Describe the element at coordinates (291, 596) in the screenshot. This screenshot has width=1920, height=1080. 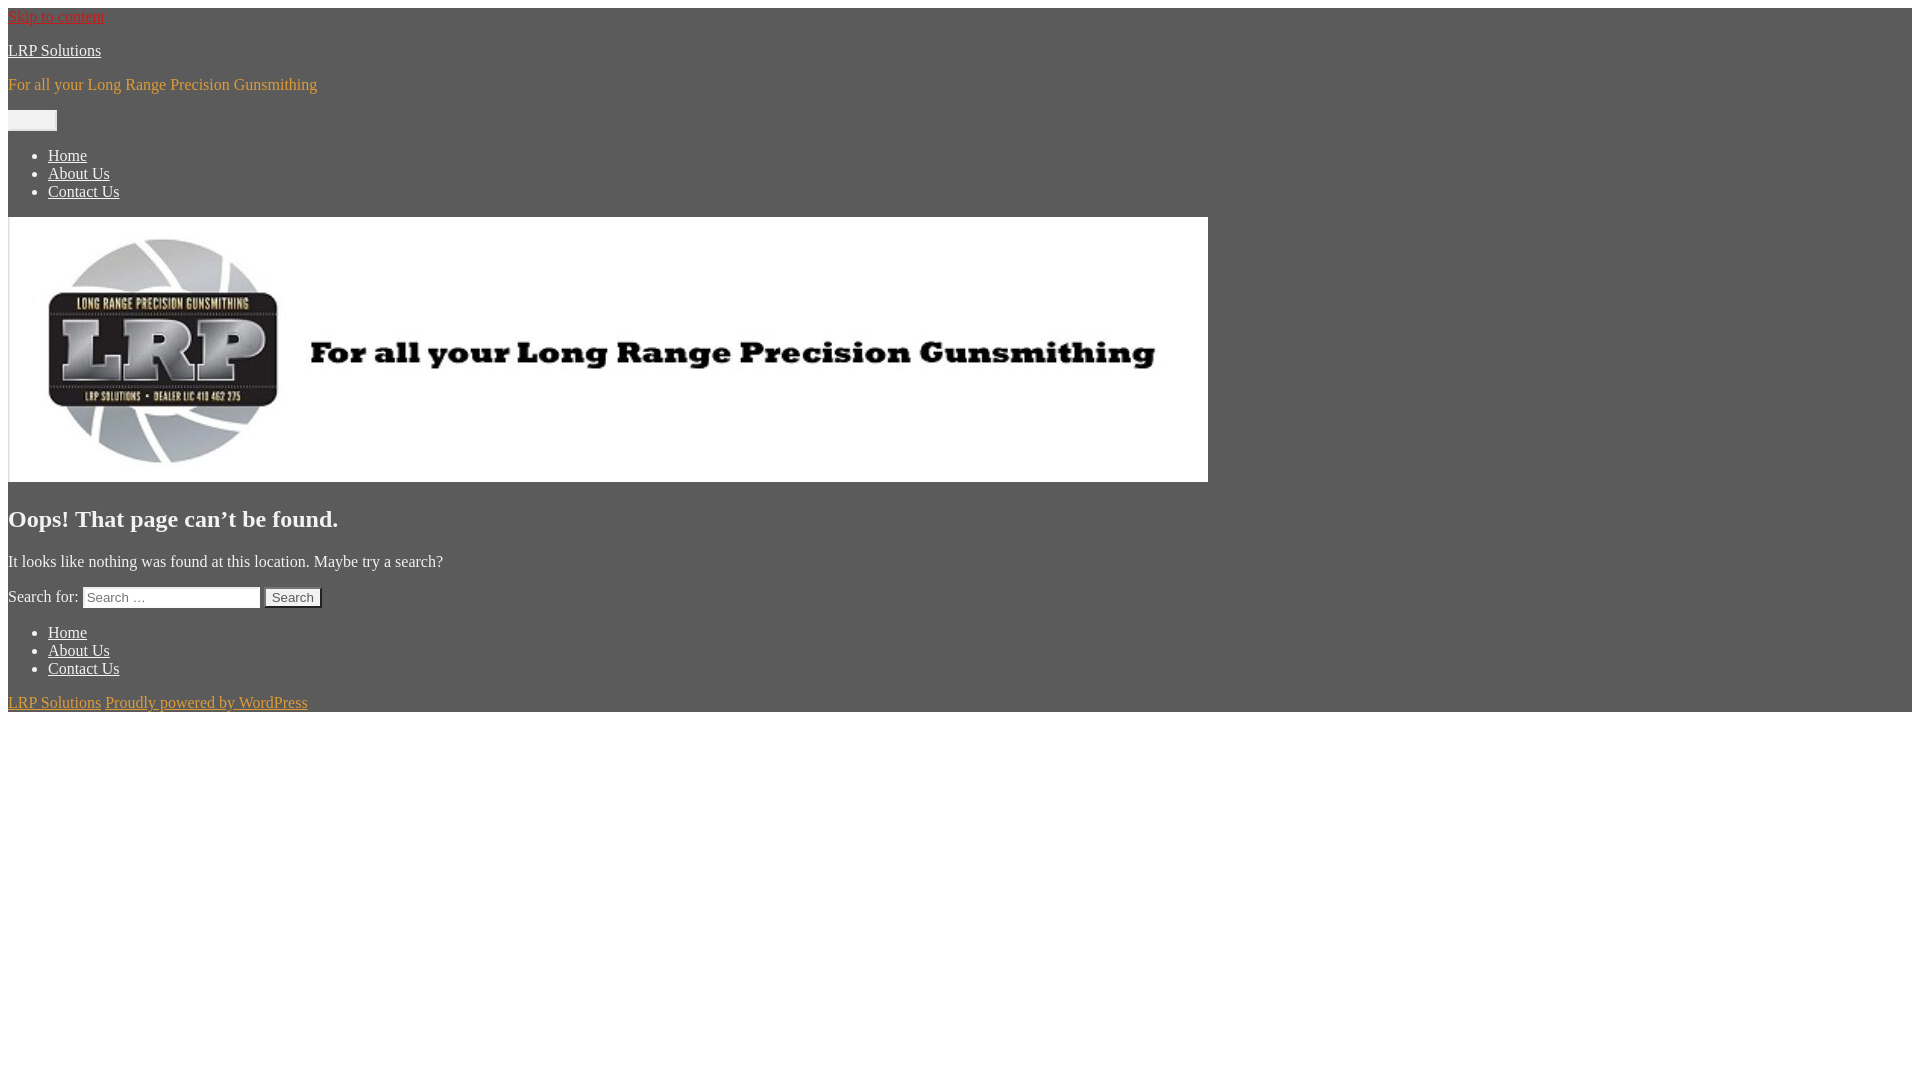
I see `'Search'` at that location.